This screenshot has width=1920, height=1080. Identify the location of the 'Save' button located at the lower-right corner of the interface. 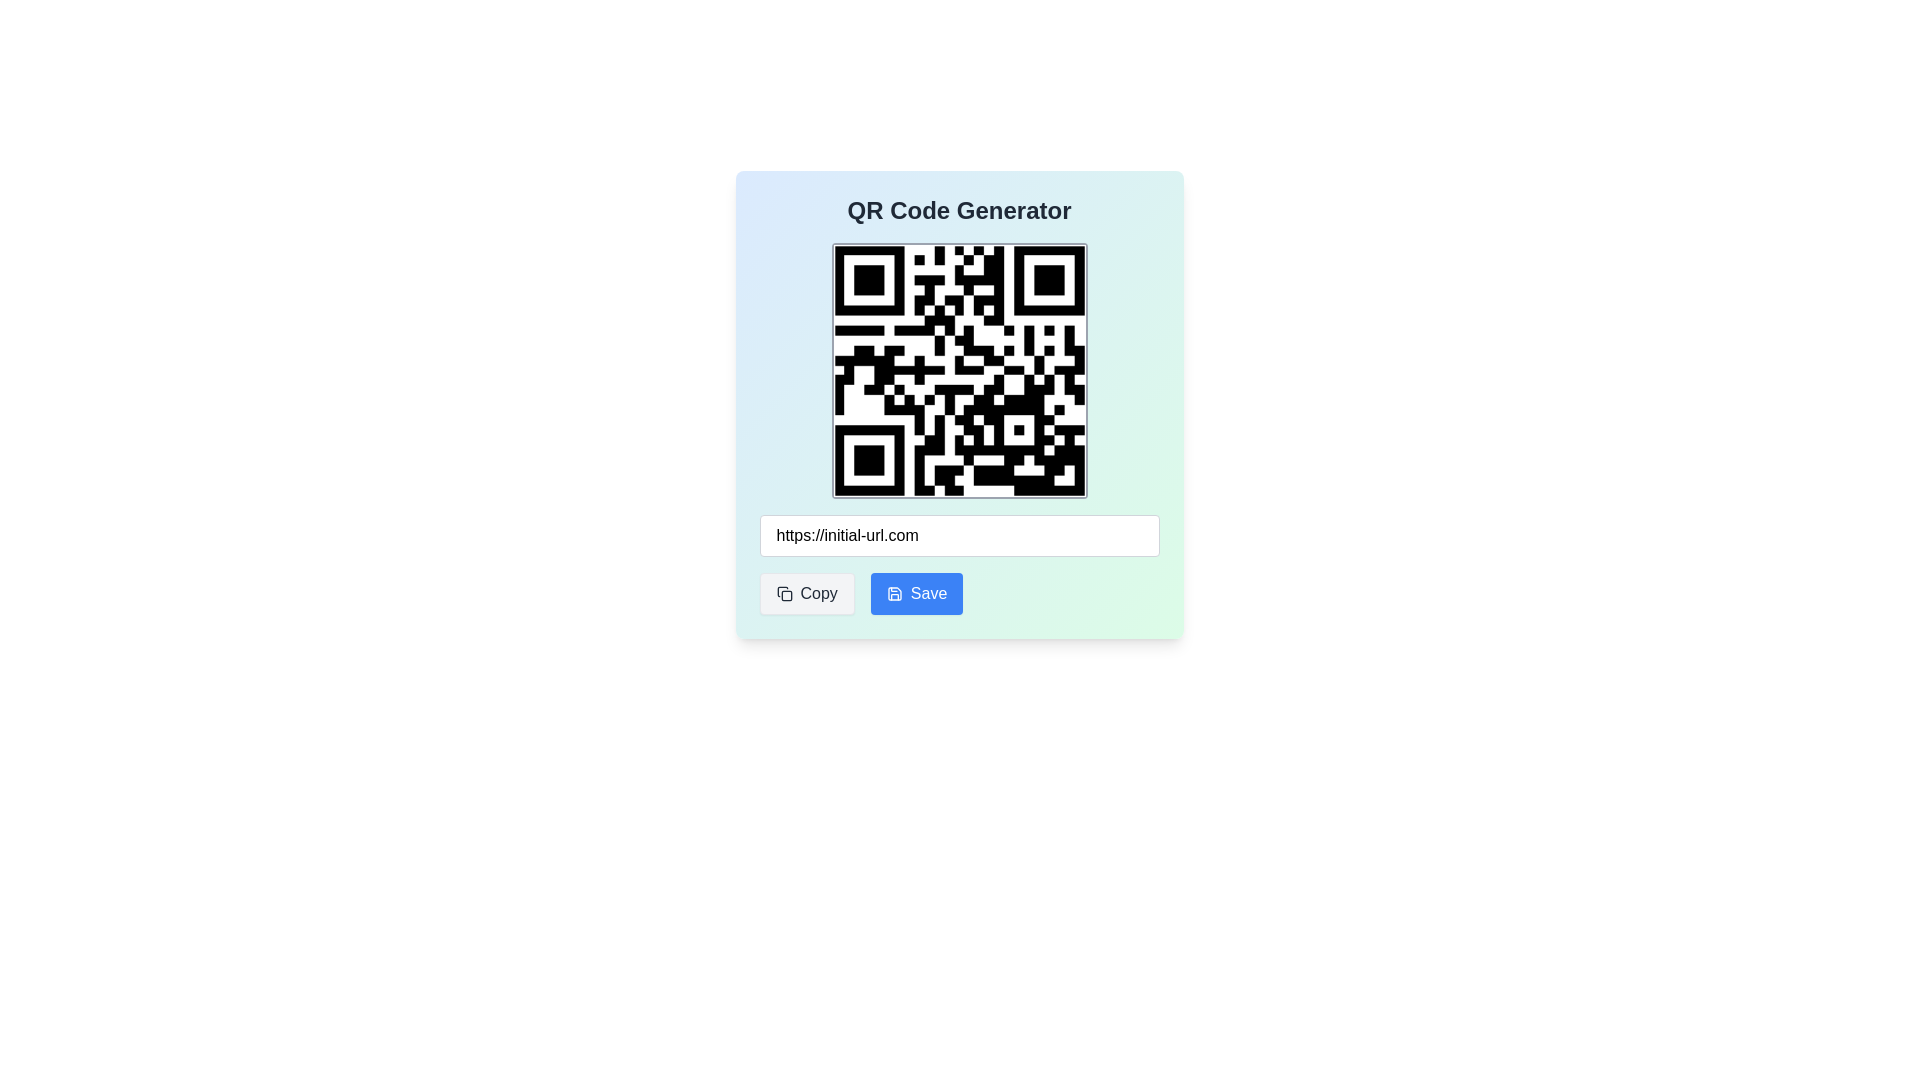
(928, 593).